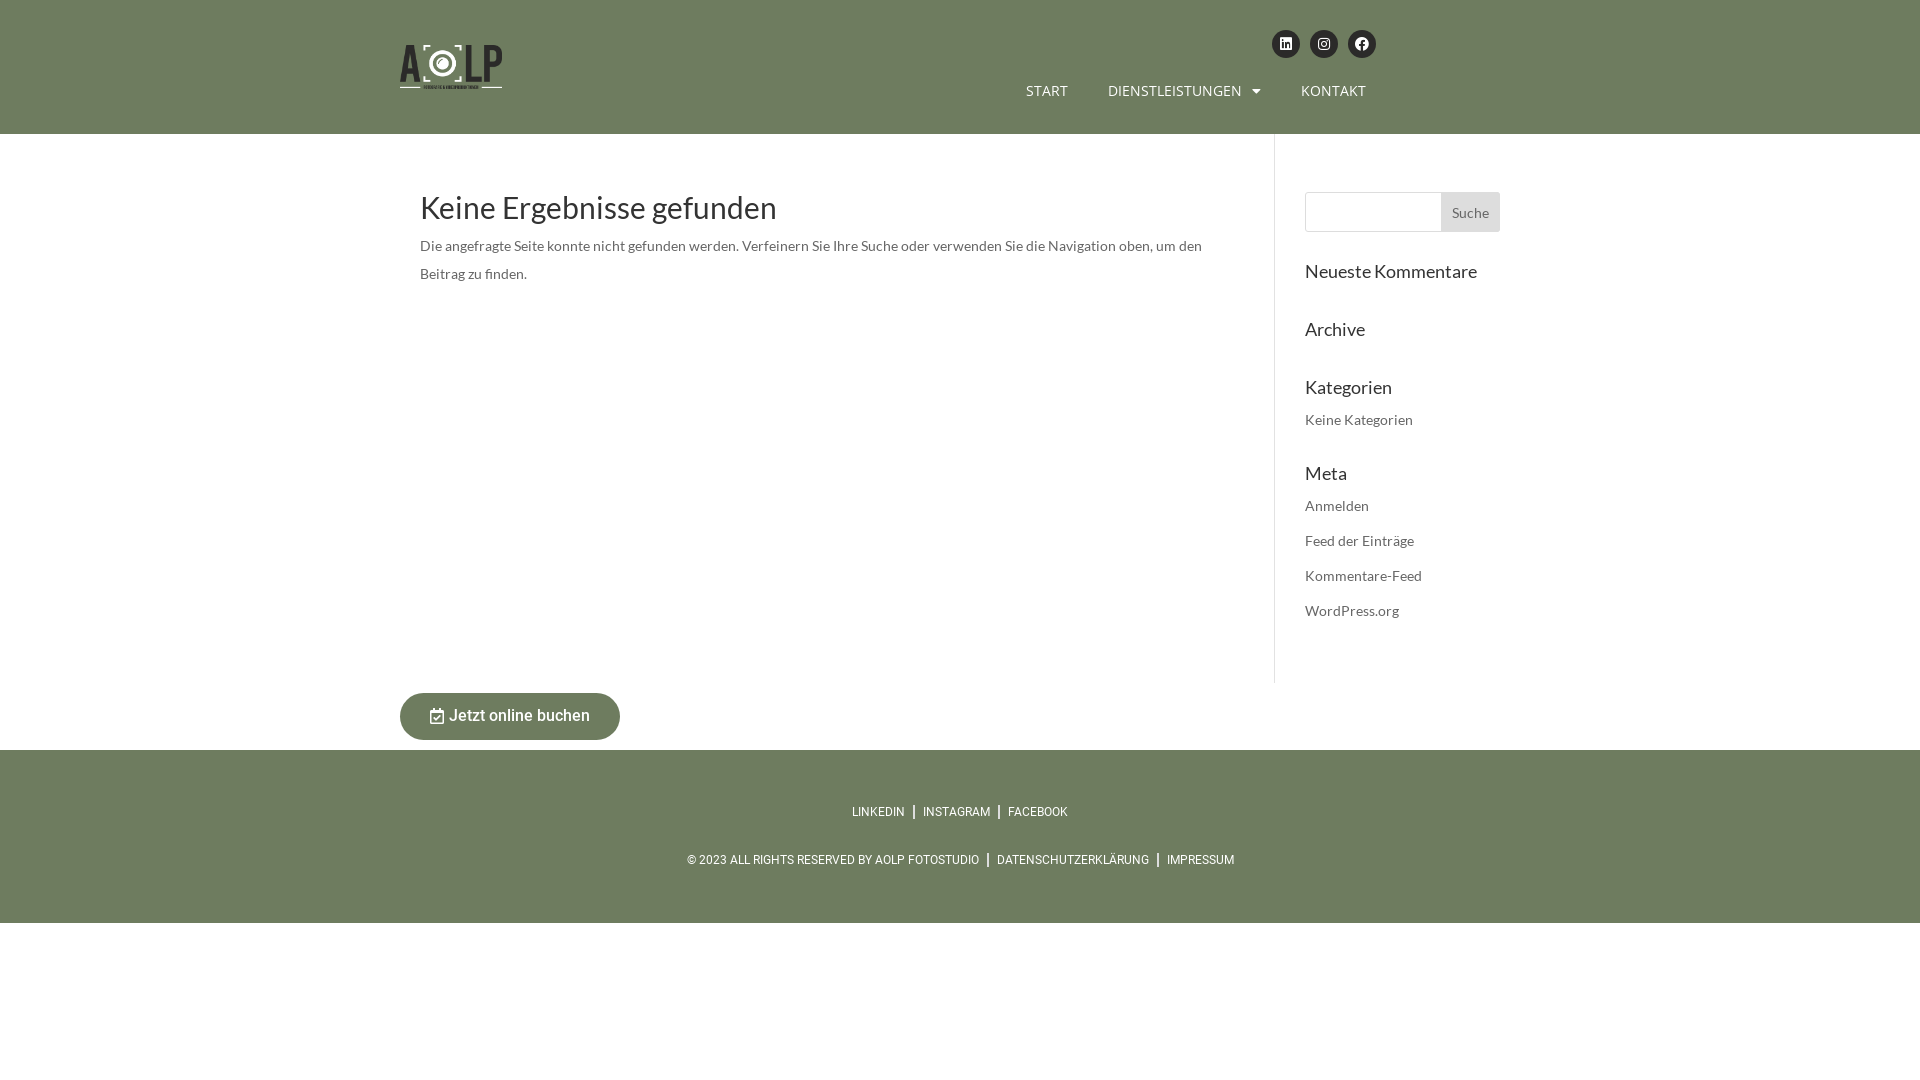  Describe the element at coordinates (509, 715) in the screenshot. I see `'Jetzt online buchen'` at that location.